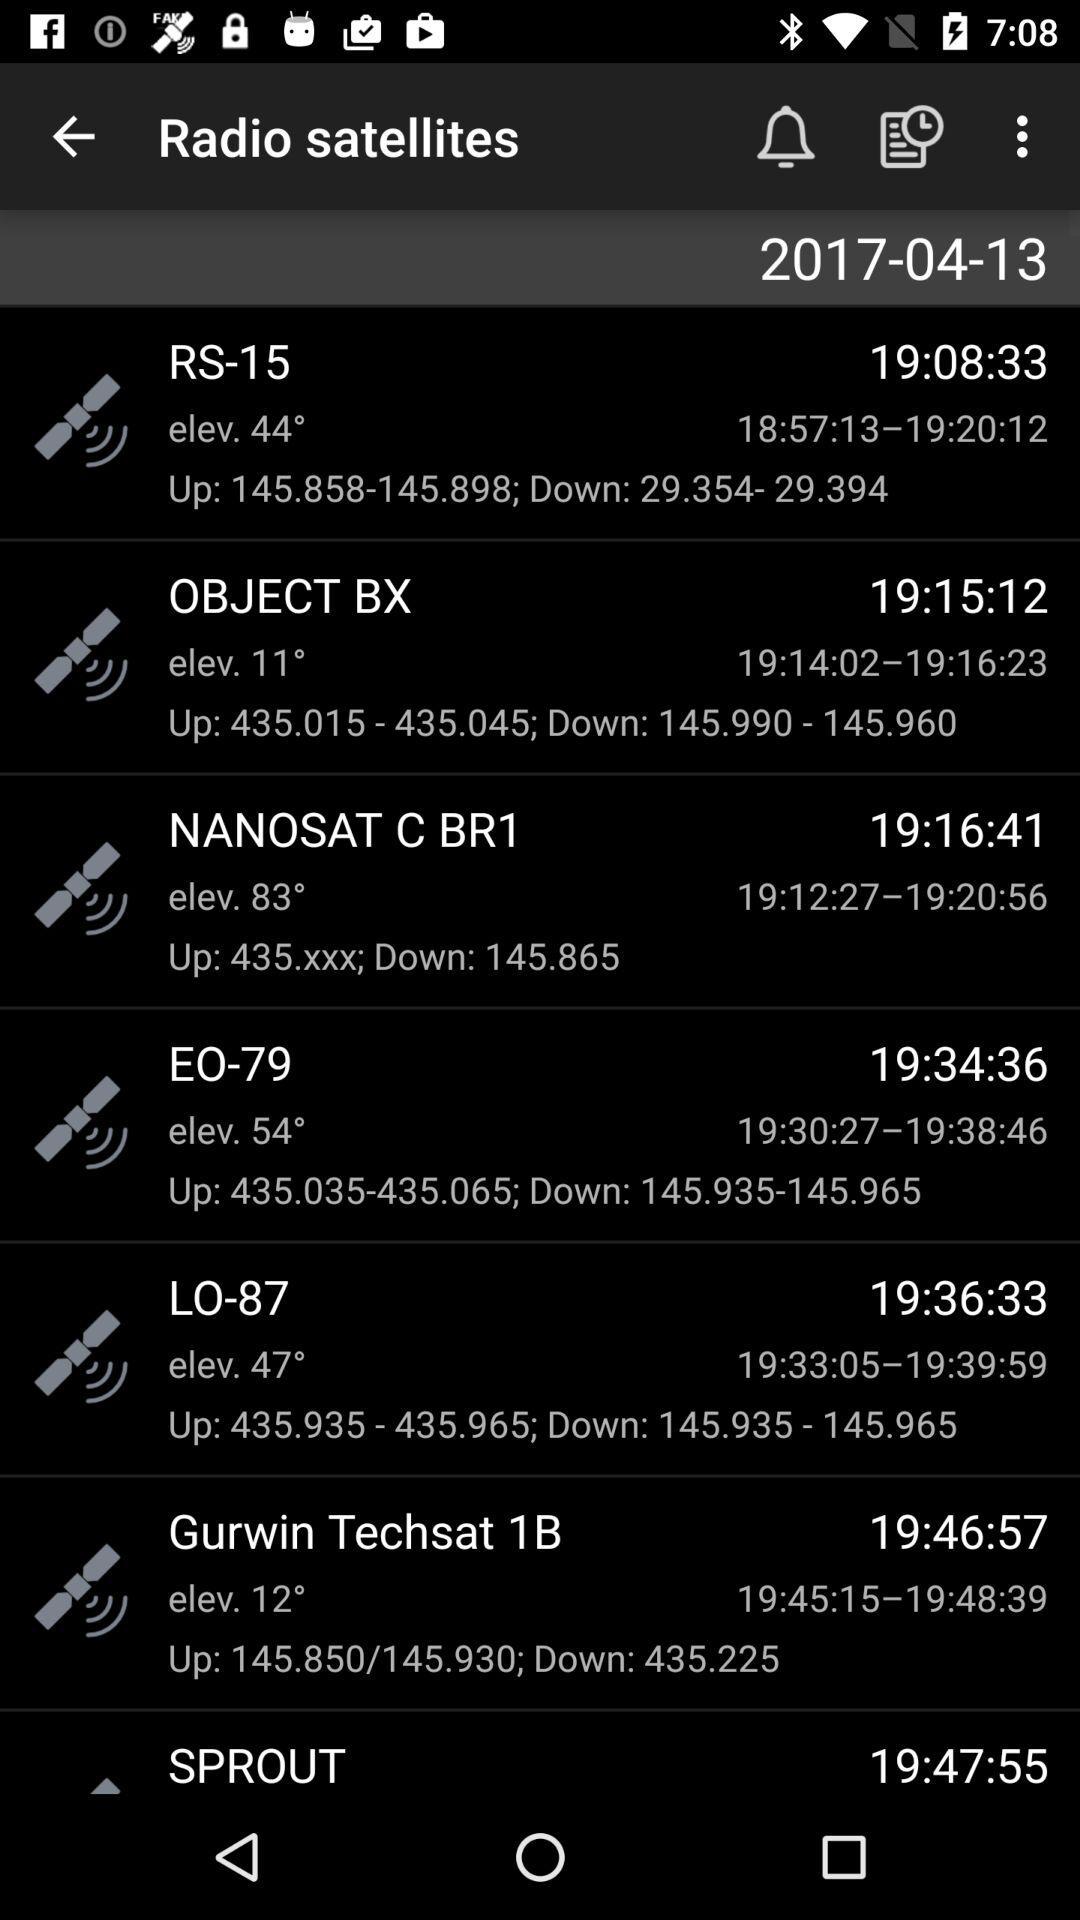  Describe the element at coordinates (517, 593) in the screenshot. I see `the item next to 19:15:12 item` at that location.